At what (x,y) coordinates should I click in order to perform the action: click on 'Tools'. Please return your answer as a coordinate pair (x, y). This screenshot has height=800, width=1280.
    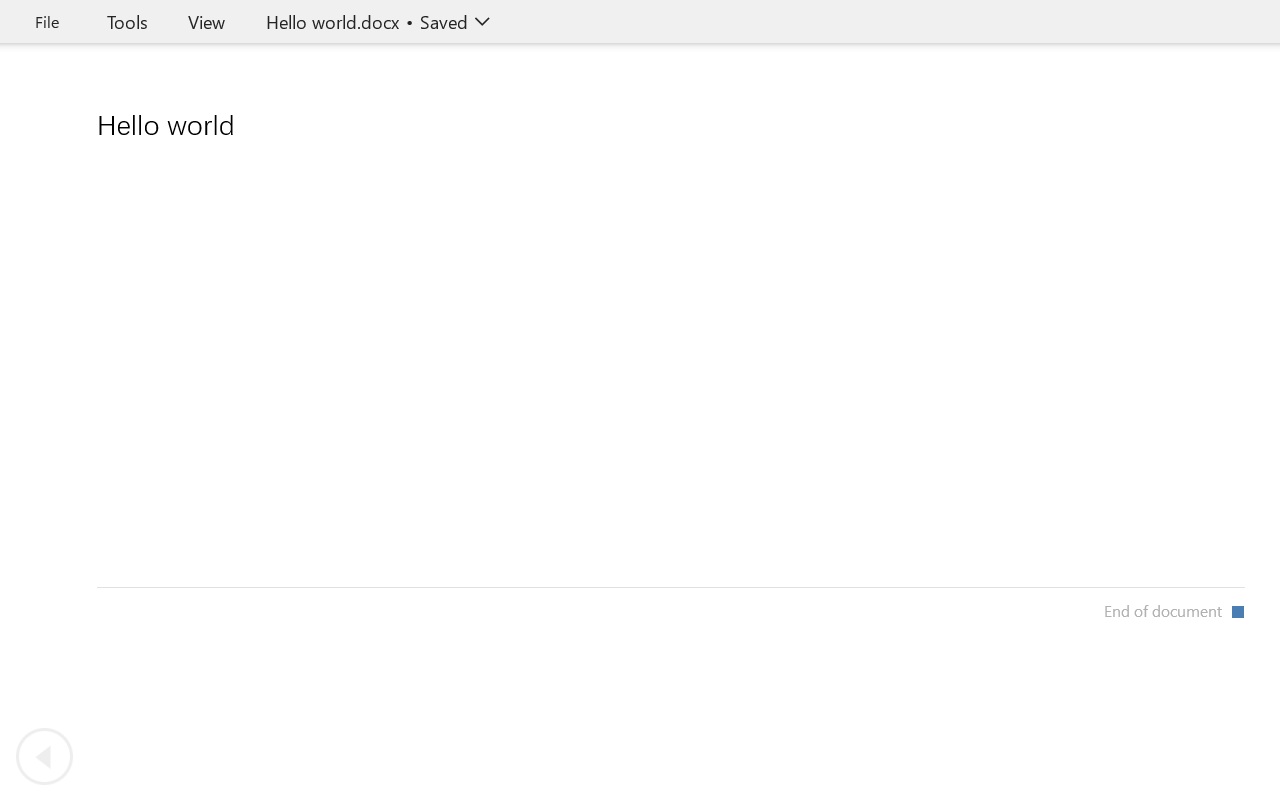
    Looking at the image, I should click on (126, 21).